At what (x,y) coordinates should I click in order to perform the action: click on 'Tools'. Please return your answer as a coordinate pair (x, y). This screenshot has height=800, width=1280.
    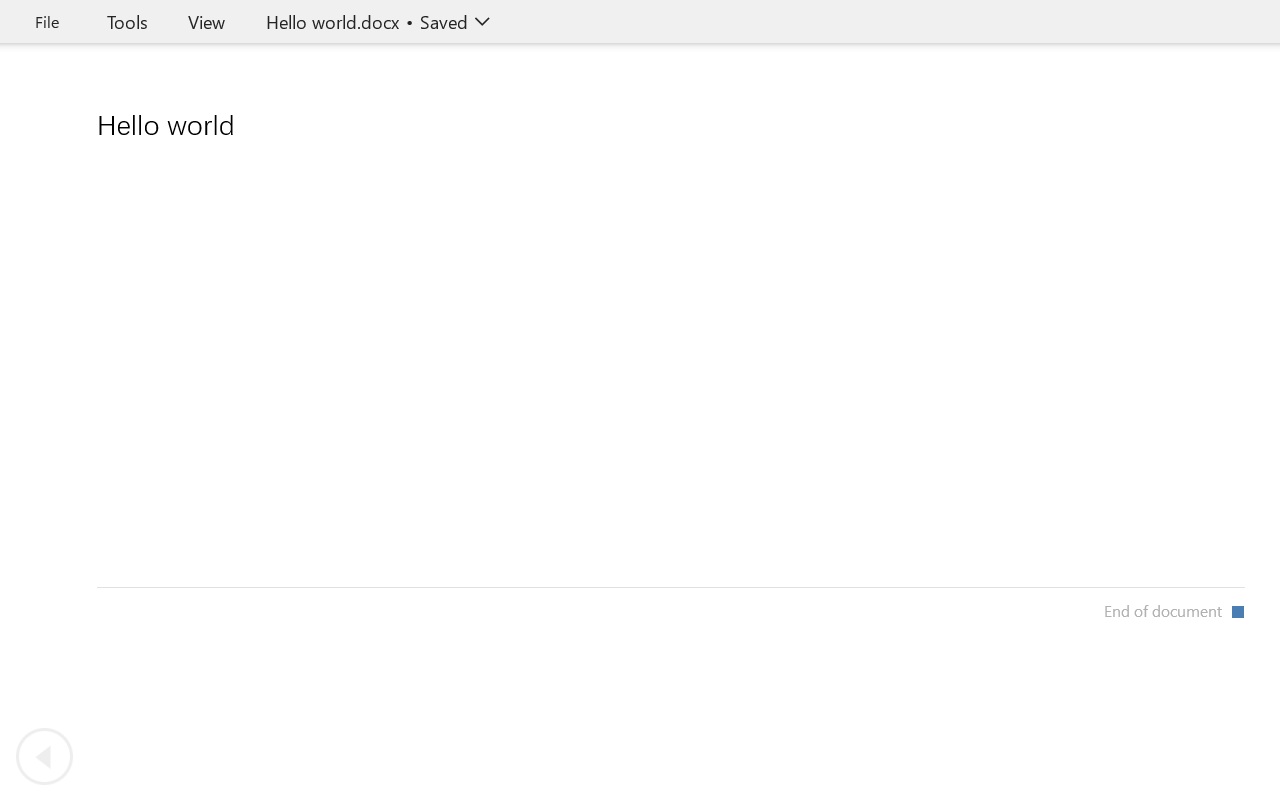
    Looking at the image, I should click on (126, 21).